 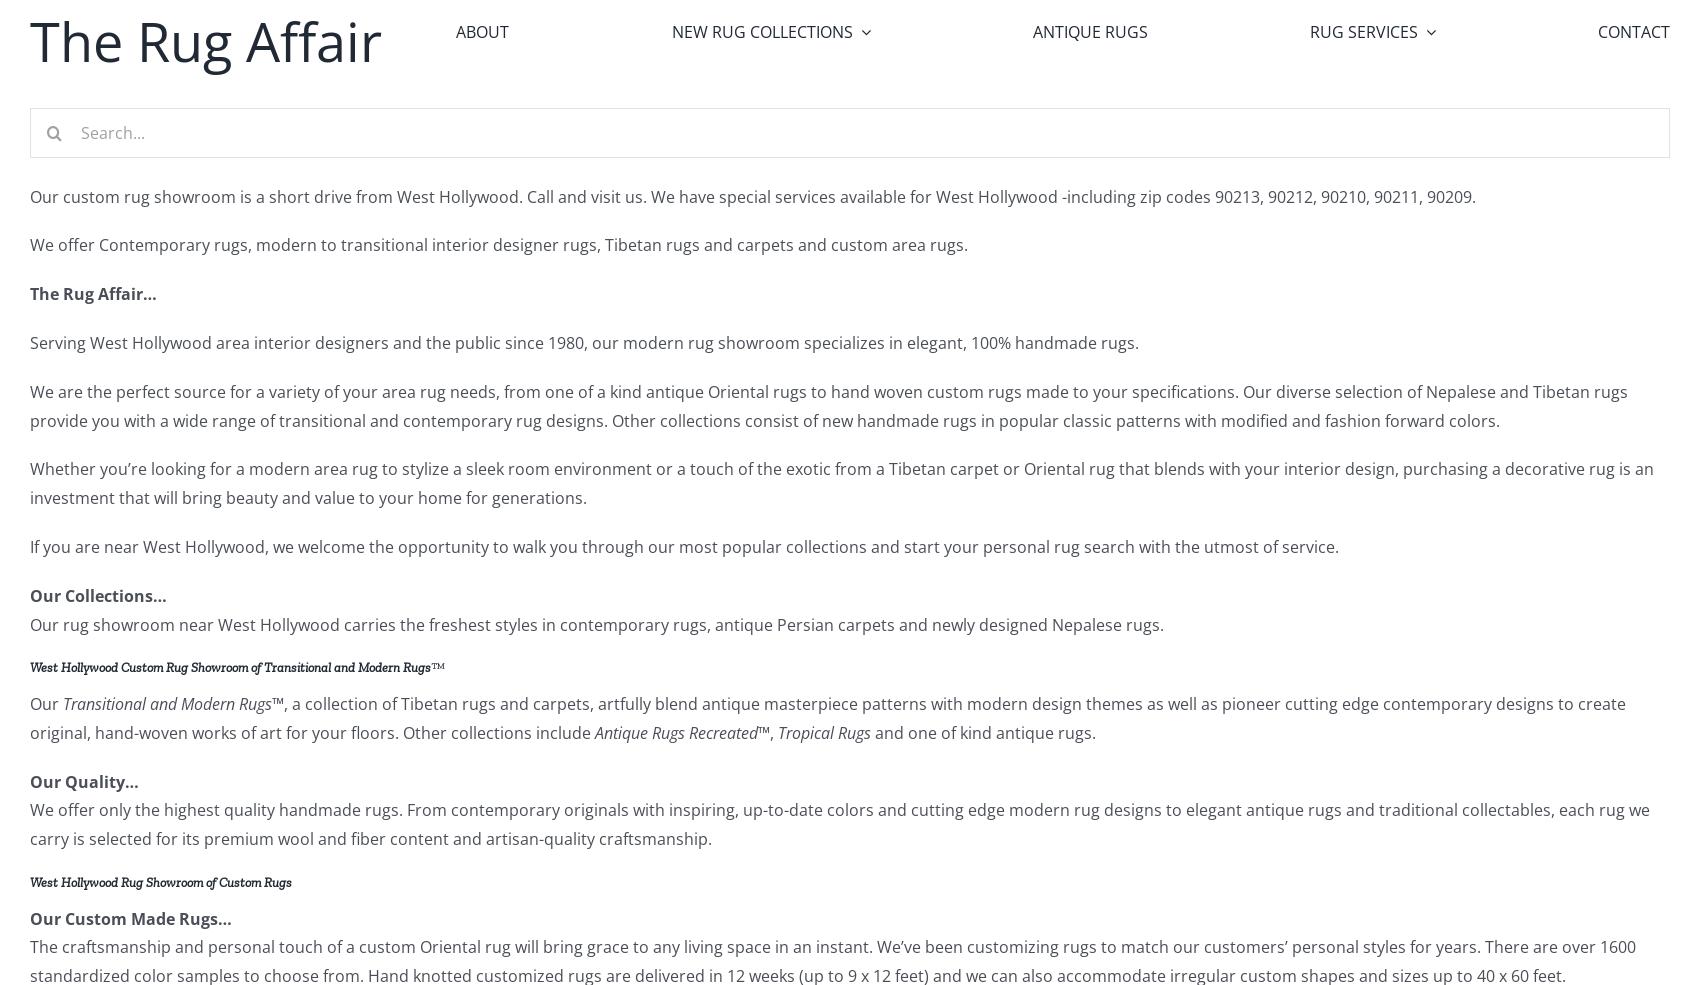 I want to click on 'West Hollywood Rug Showroom of Custom Rugs', so click(x=159, y=880).